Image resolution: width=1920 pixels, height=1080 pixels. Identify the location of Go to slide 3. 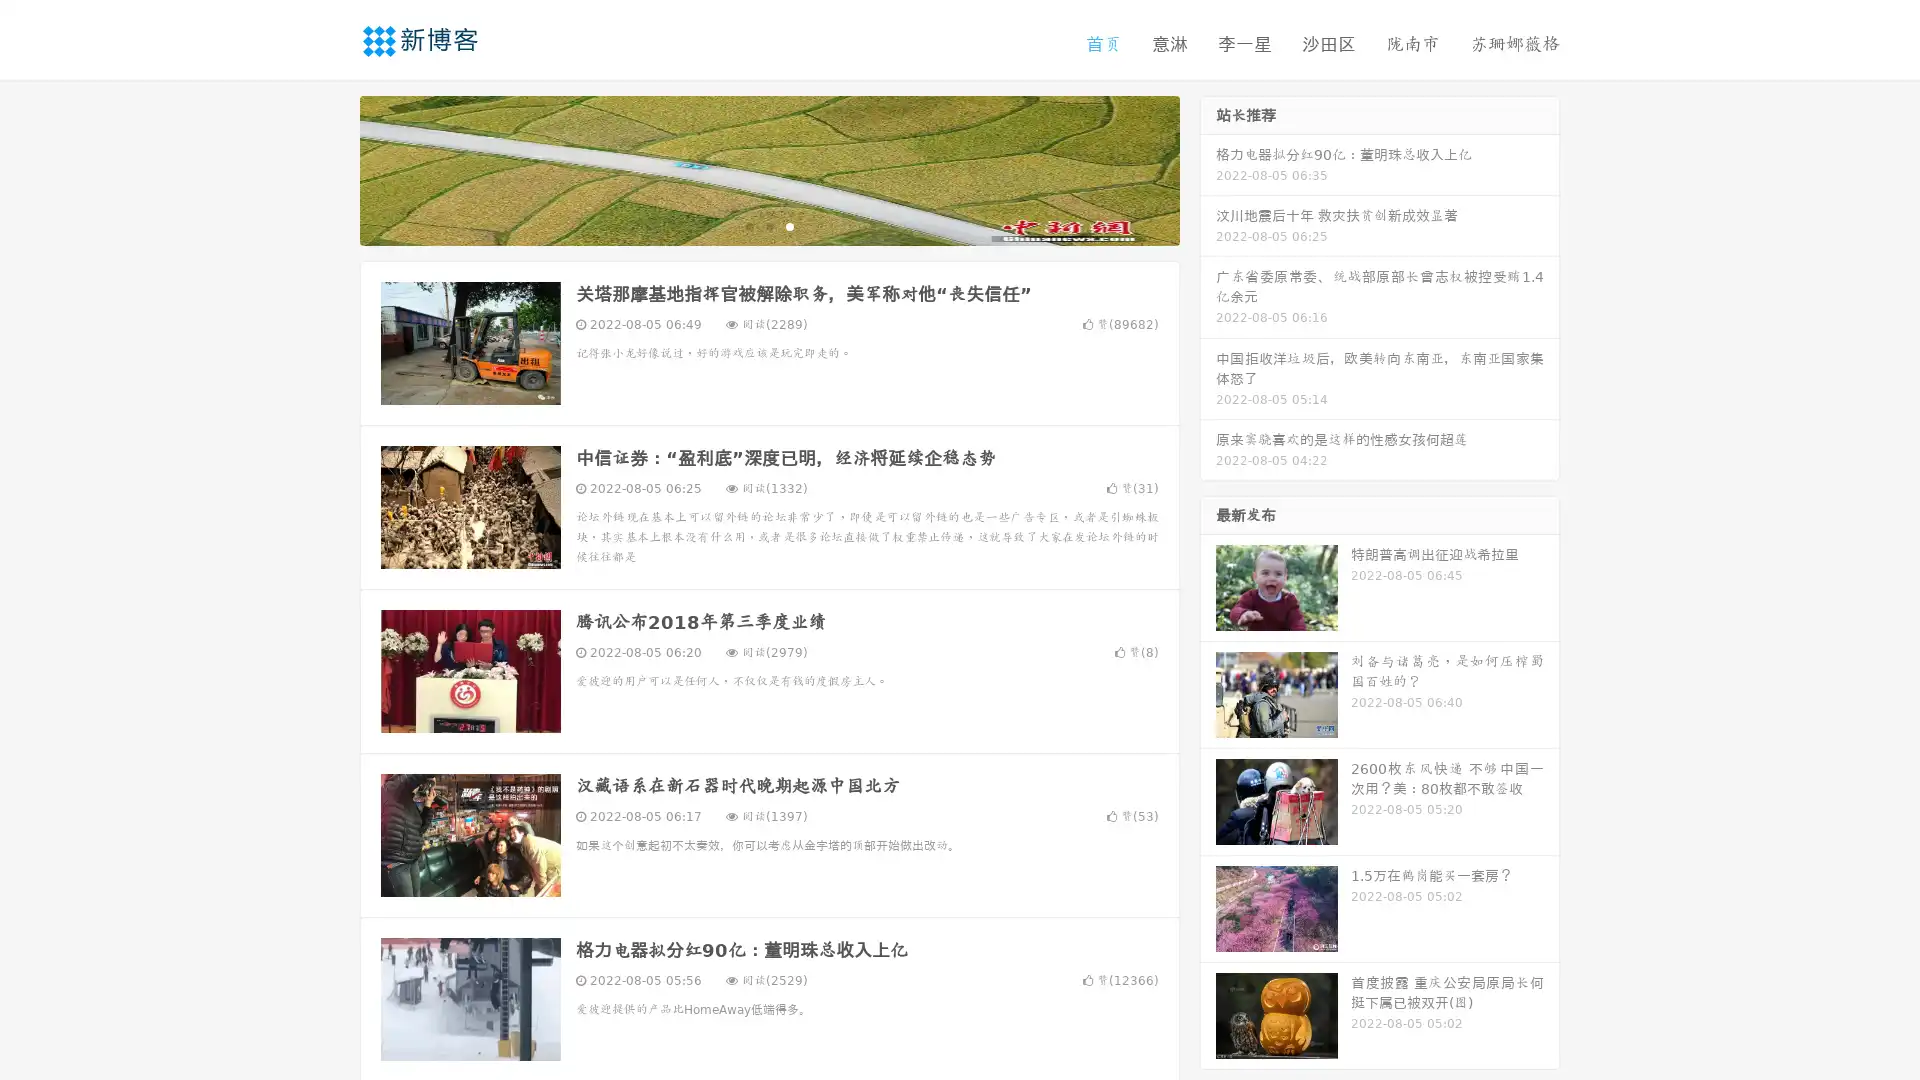
(789, 225).